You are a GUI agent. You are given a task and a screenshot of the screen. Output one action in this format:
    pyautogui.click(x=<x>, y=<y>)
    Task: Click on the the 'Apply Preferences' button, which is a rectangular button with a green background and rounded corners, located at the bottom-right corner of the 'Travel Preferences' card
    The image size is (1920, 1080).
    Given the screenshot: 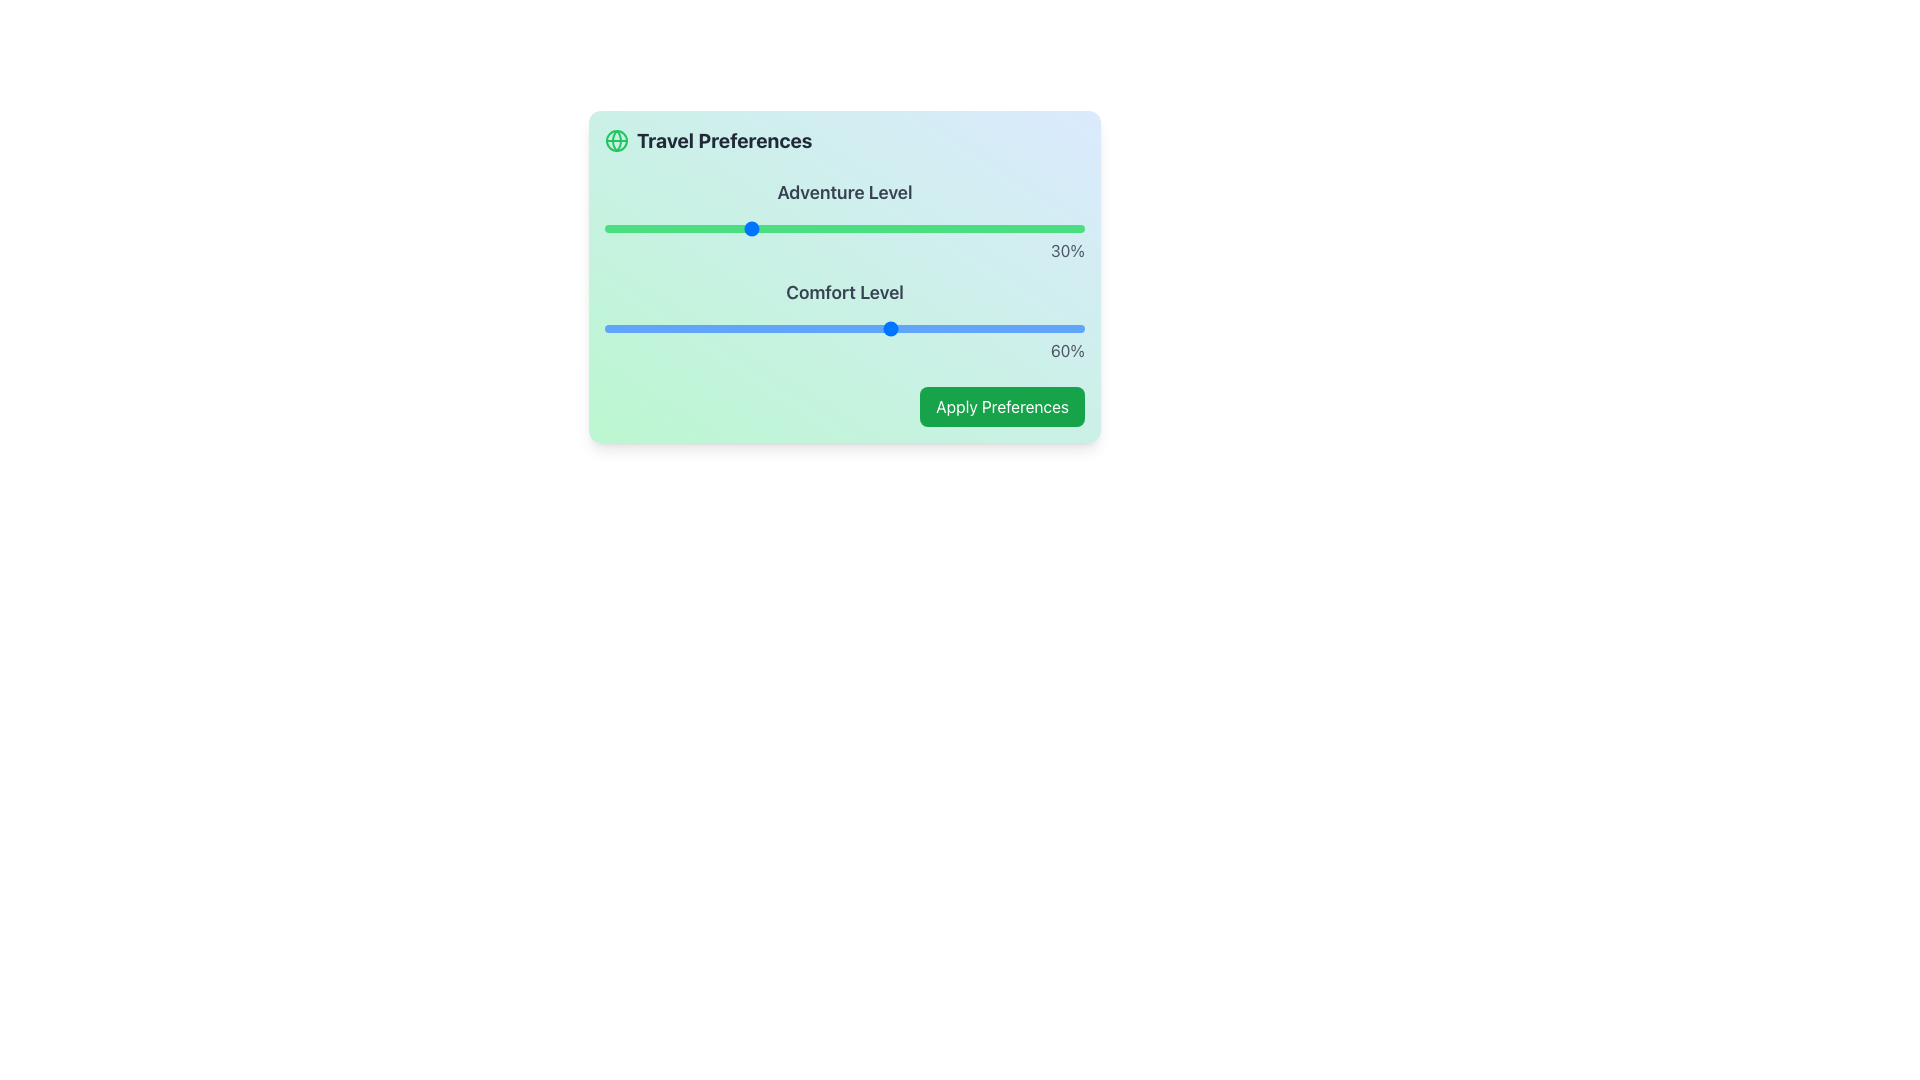 What is the action you would take?
    pyautogui.click(x=1002, y=406)
    